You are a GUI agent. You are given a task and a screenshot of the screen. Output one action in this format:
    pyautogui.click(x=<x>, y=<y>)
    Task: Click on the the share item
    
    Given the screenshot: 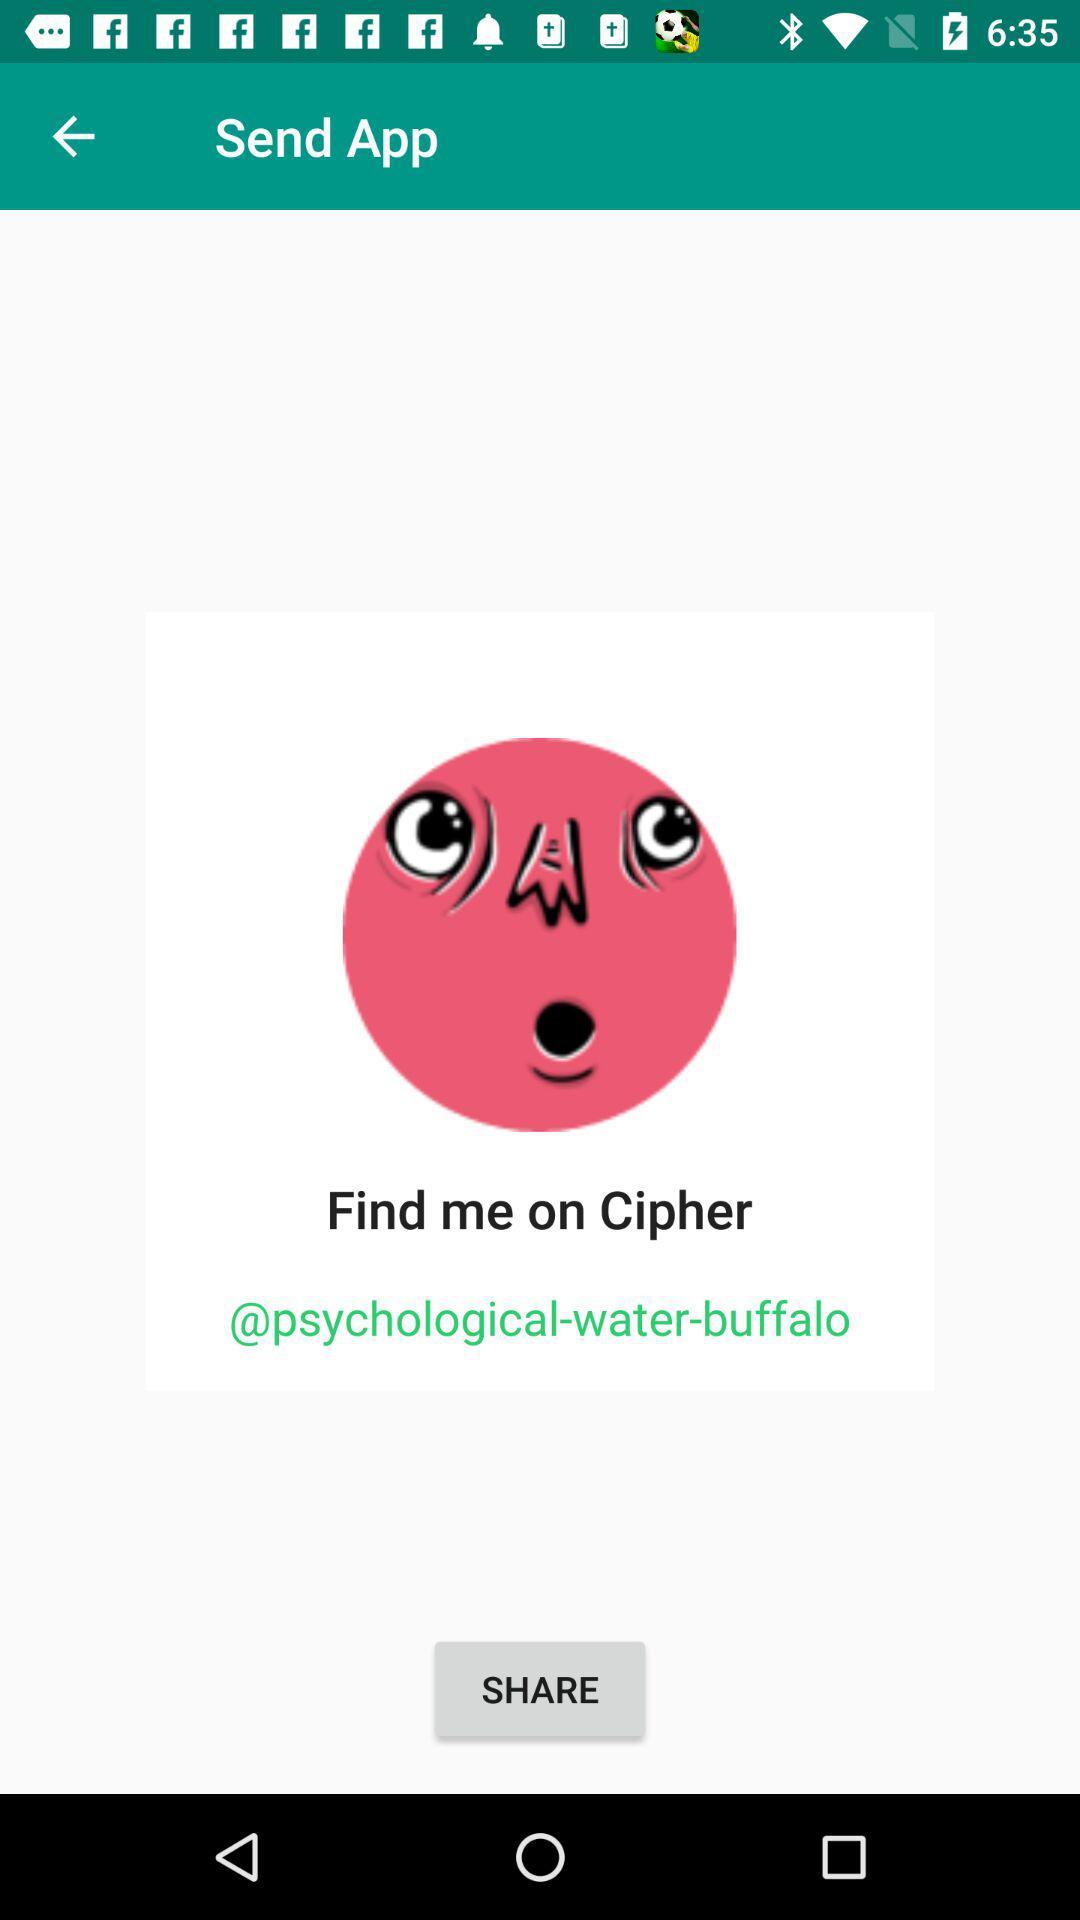 What is the action you would take?
    pyautogui.click(x=540, y=1688)
    